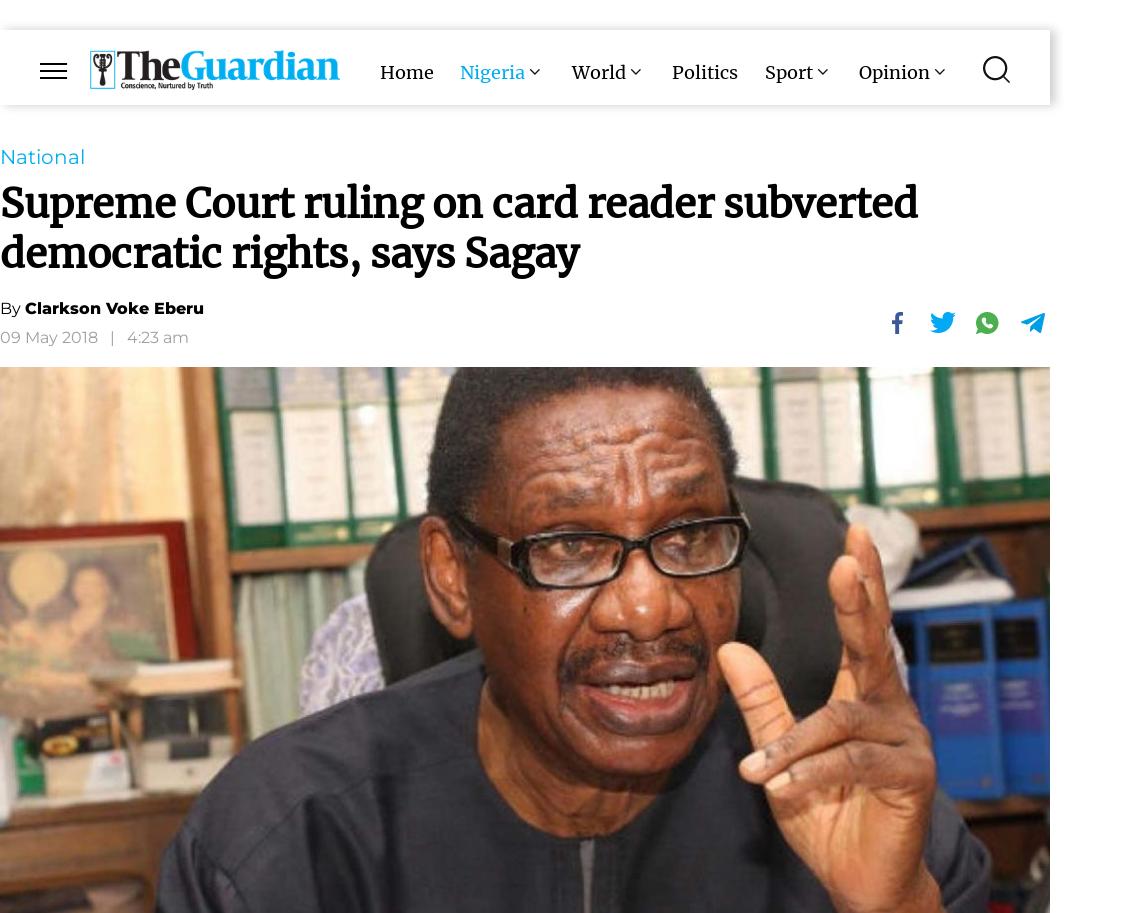  Describe the element at coordinates (23, 306) in the screenshot. I see `'Clarkson Voke Eberu'` at that location.